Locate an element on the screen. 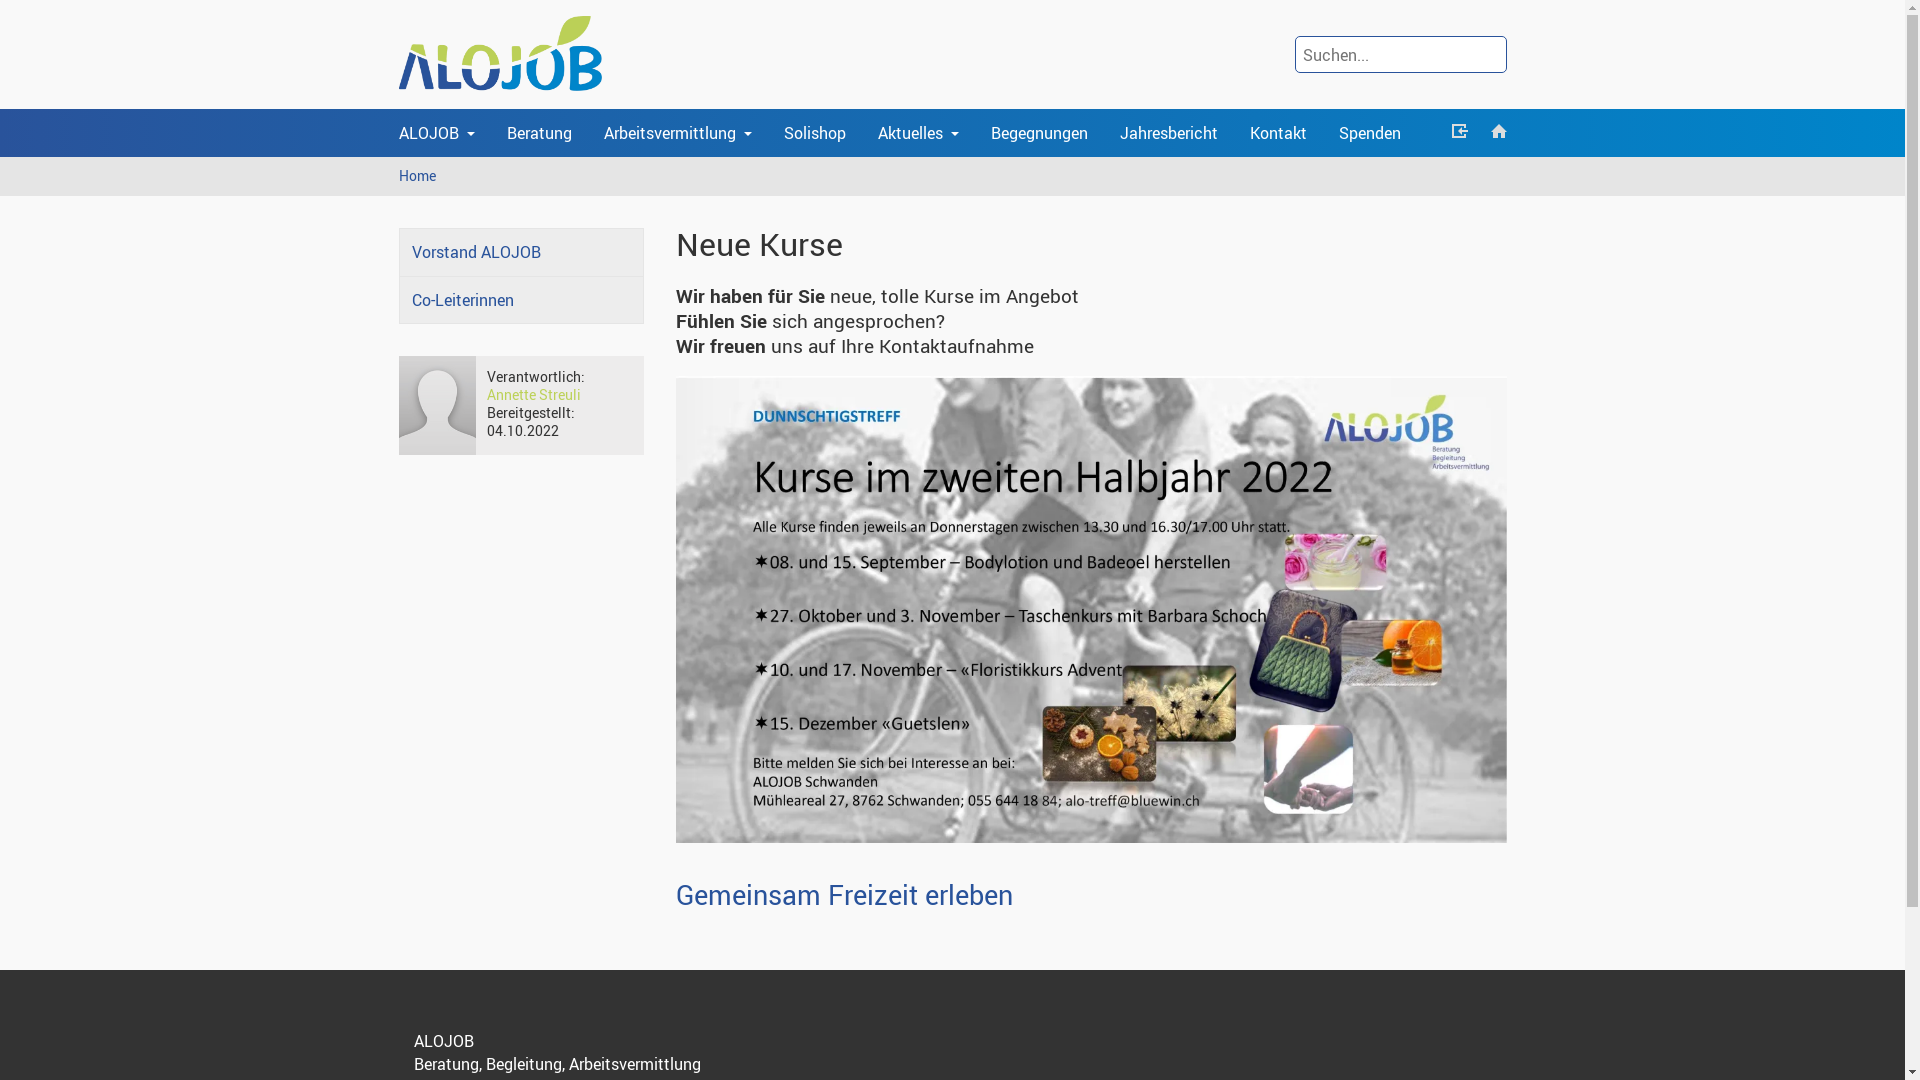  'Vorstand ALOJOB' is located at coordinates (520, 250).